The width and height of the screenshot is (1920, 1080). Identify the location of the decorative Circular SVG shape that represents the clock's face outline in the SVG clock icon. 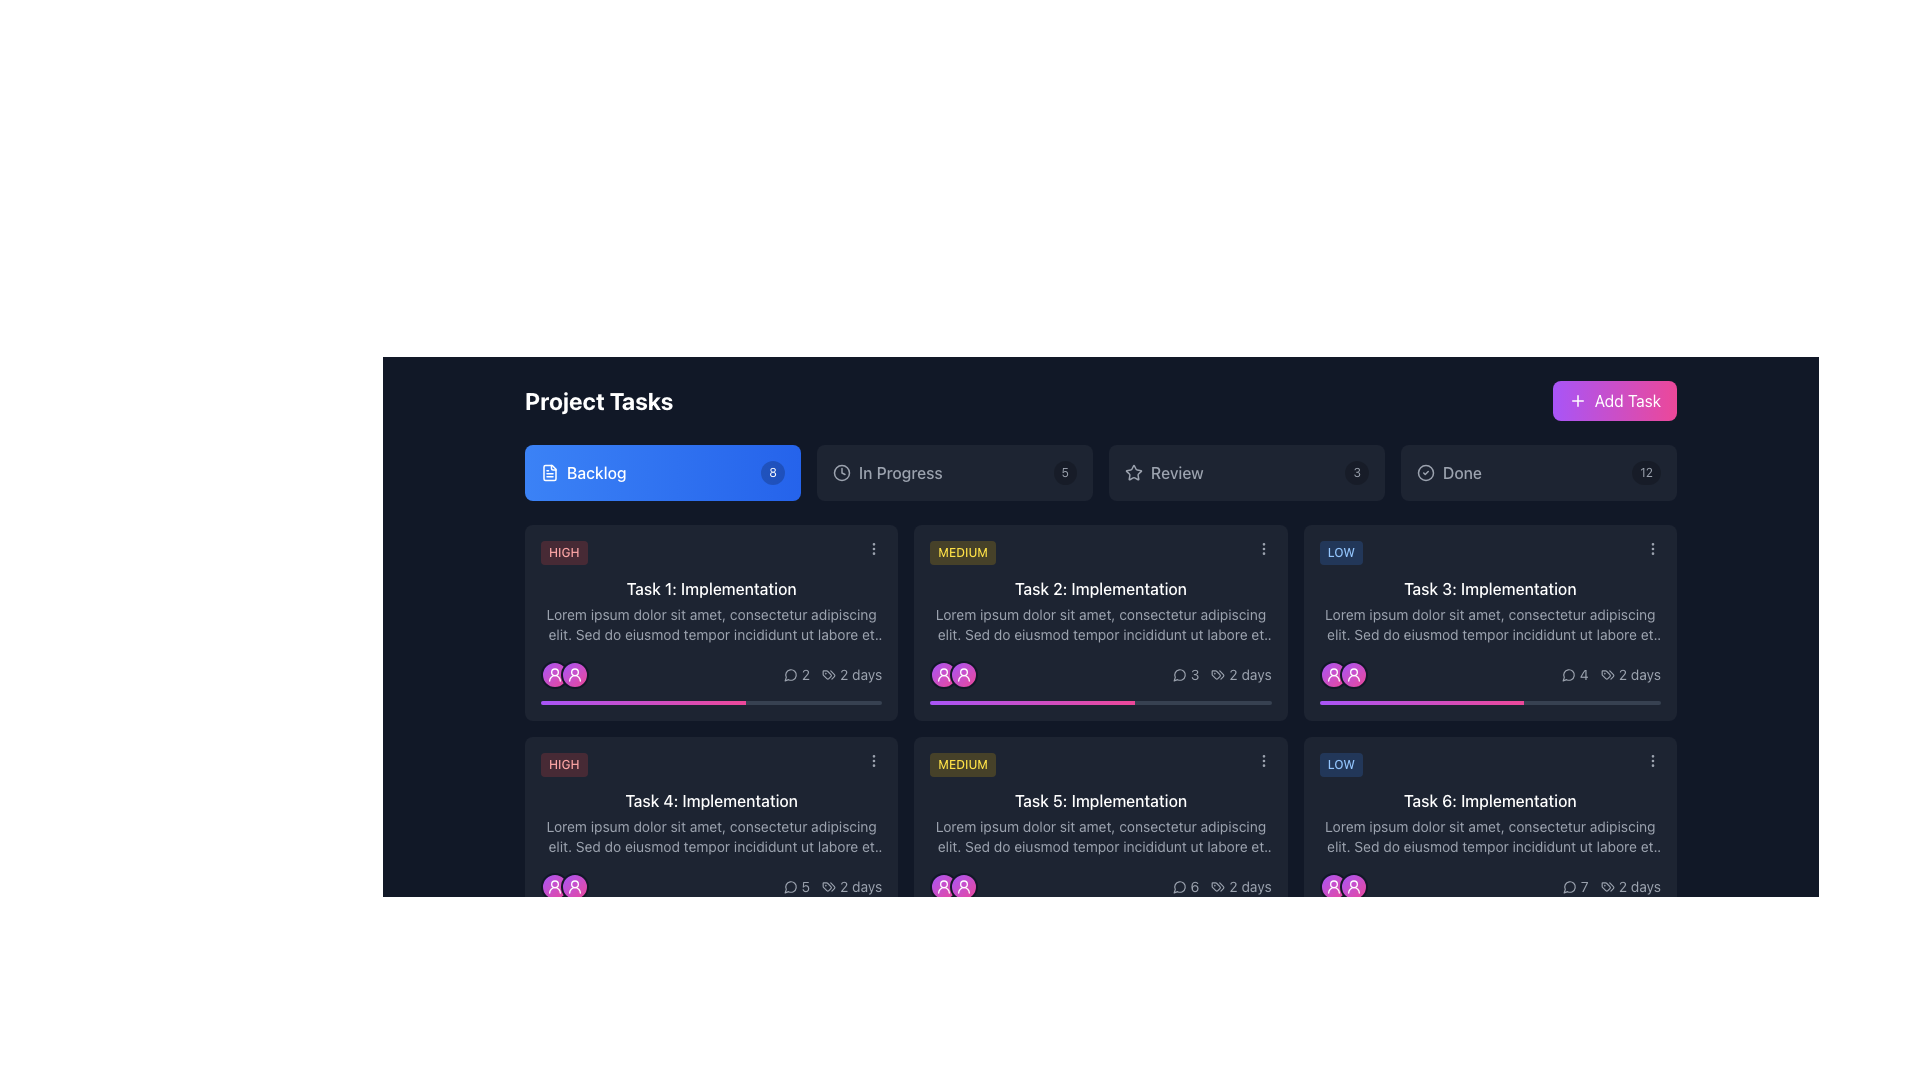
(841, 473).